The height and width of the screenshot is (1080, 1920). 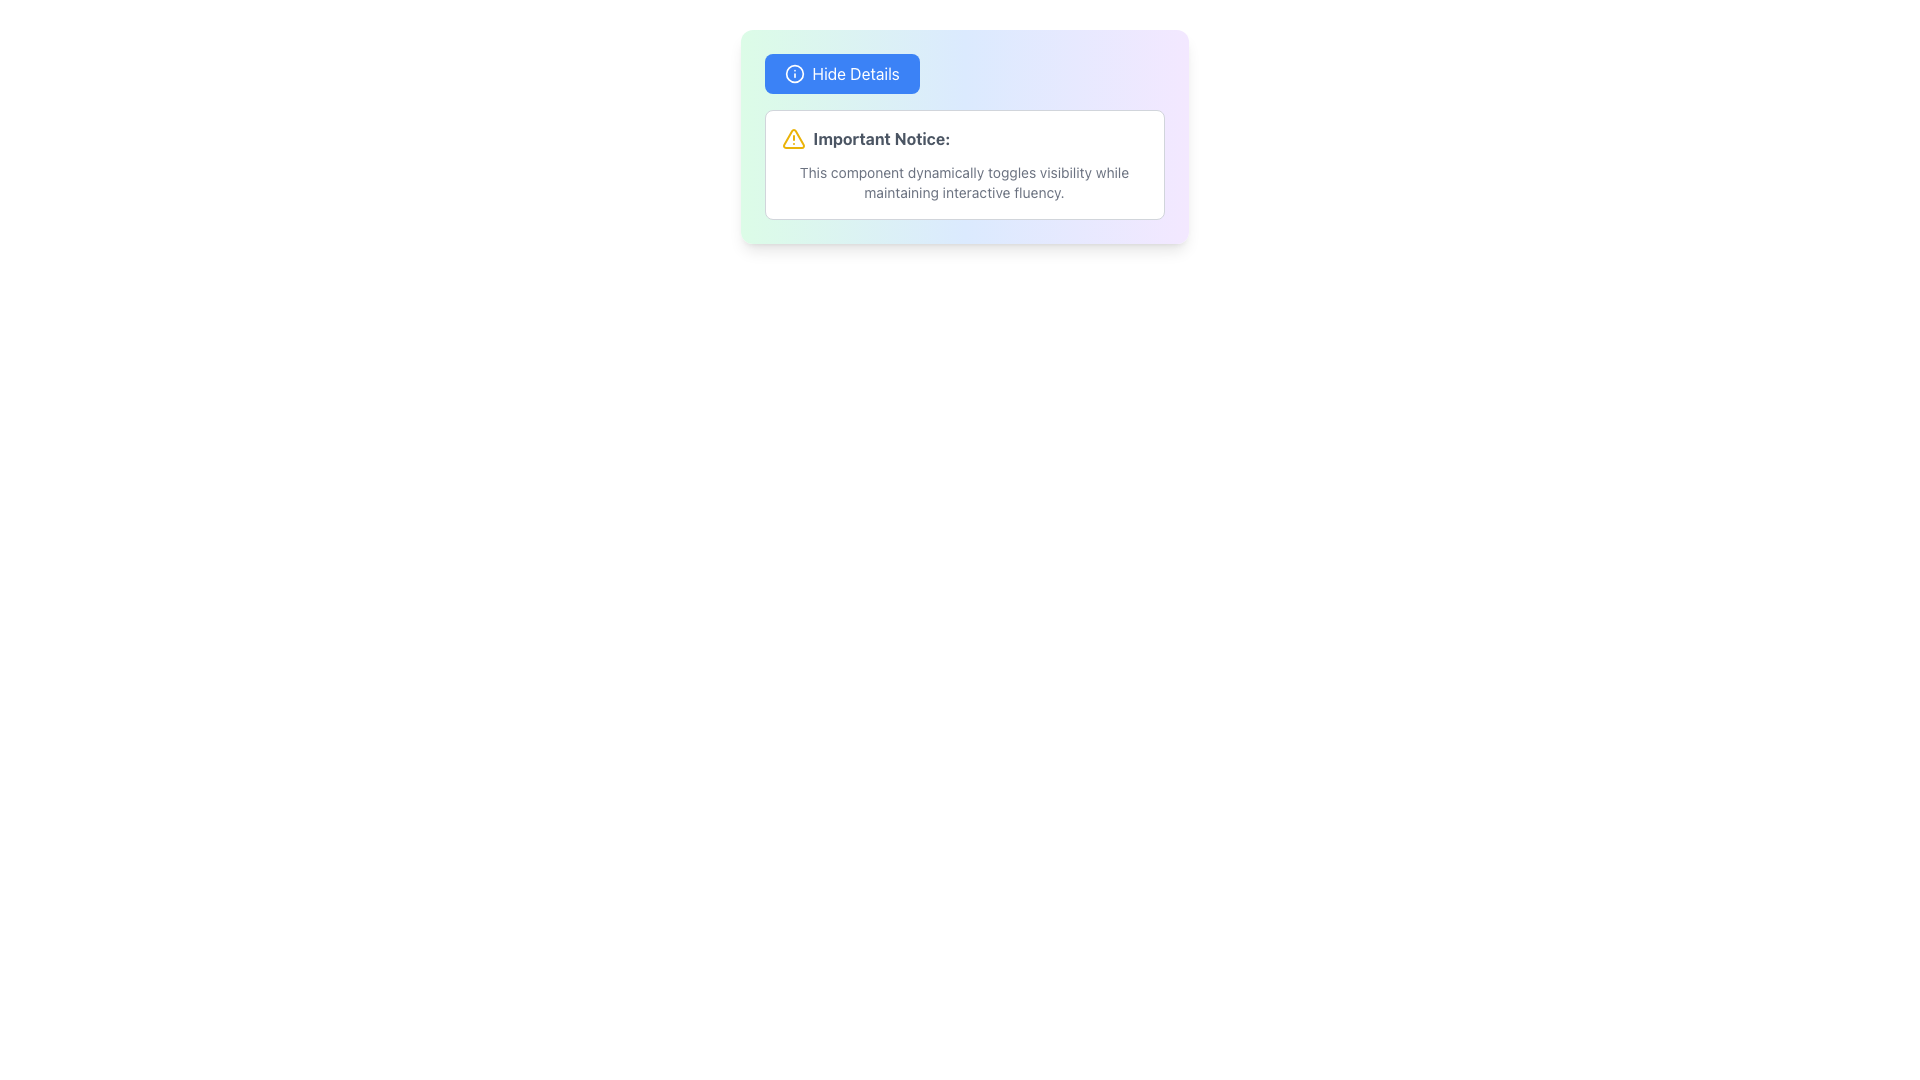 What do you see at coordinates (880, 137) in the screenshot?
I see `the header label that serves as an introductory notice, positioned to the right of a triangular warning icon` at bounding box center [880, 137].